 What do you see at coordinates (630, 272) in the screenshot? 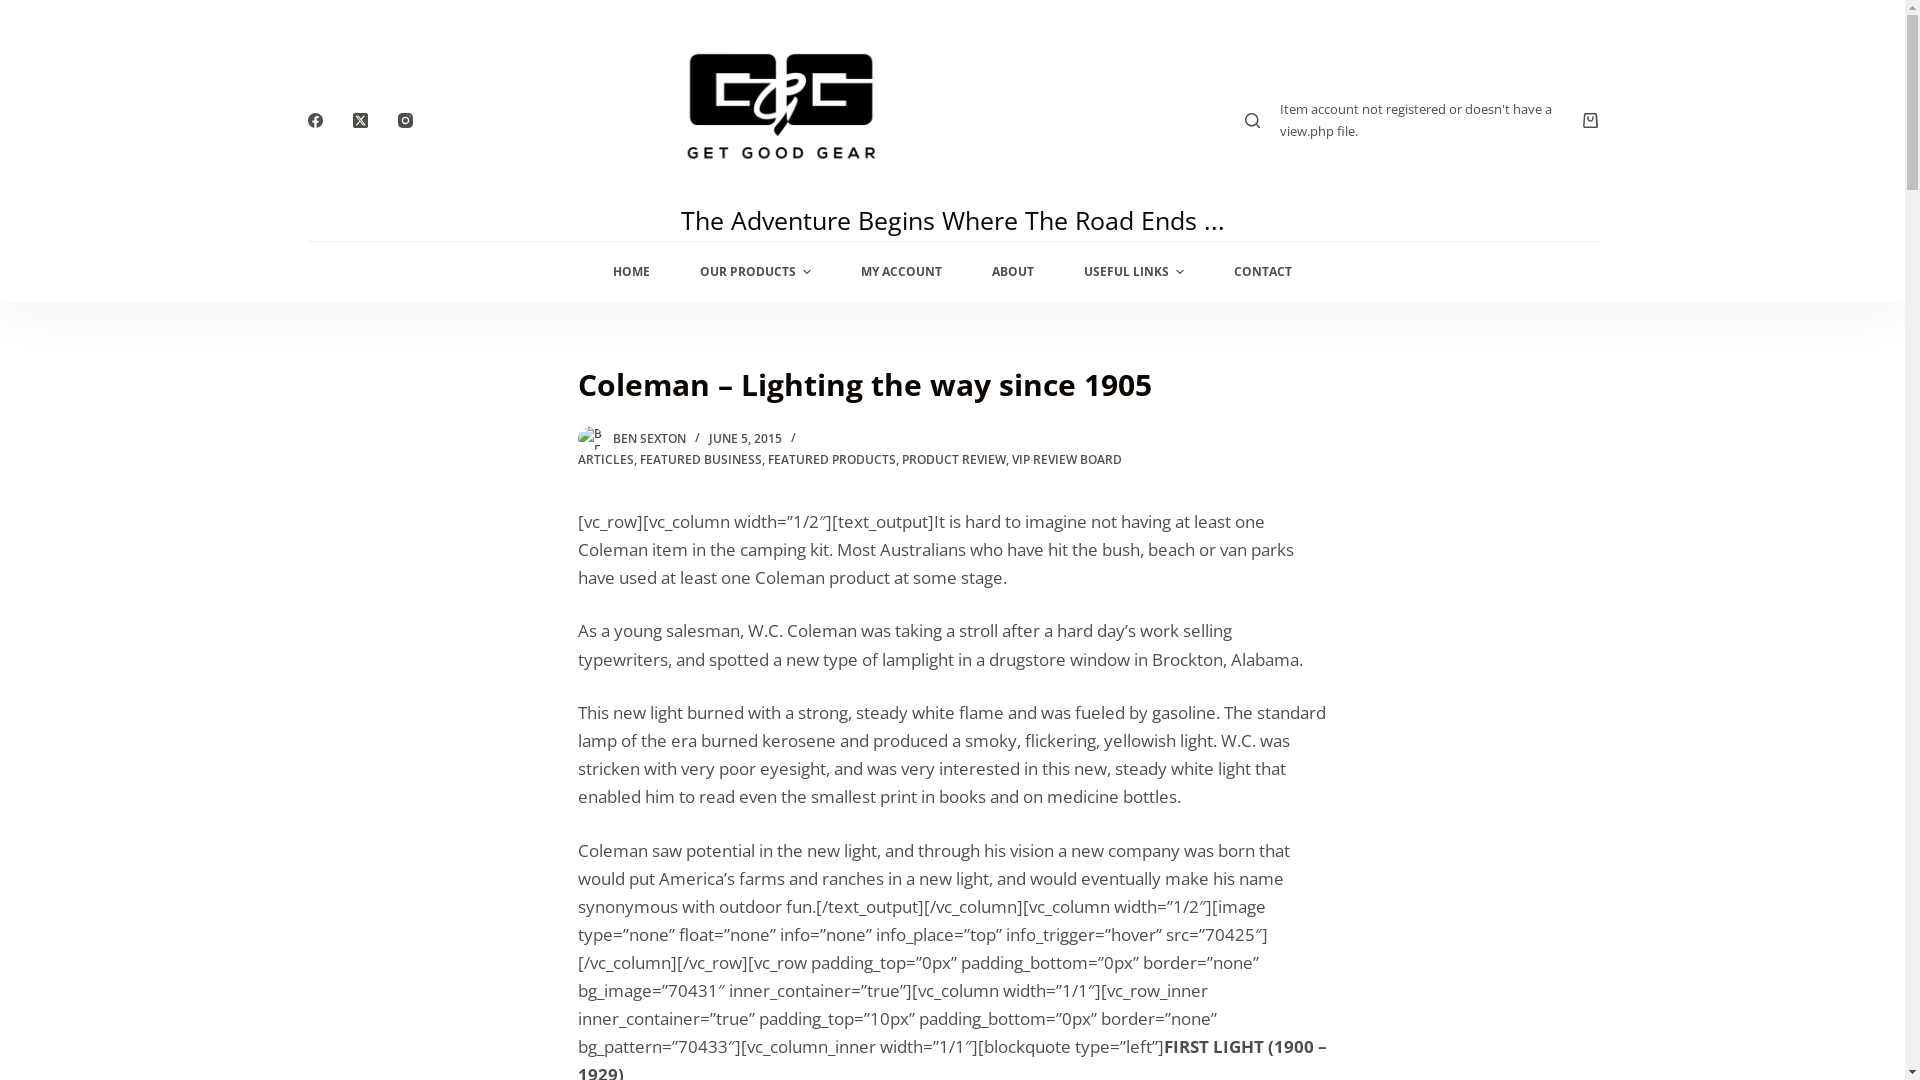
I see `'HOME'` at bounding box center [630, 272].